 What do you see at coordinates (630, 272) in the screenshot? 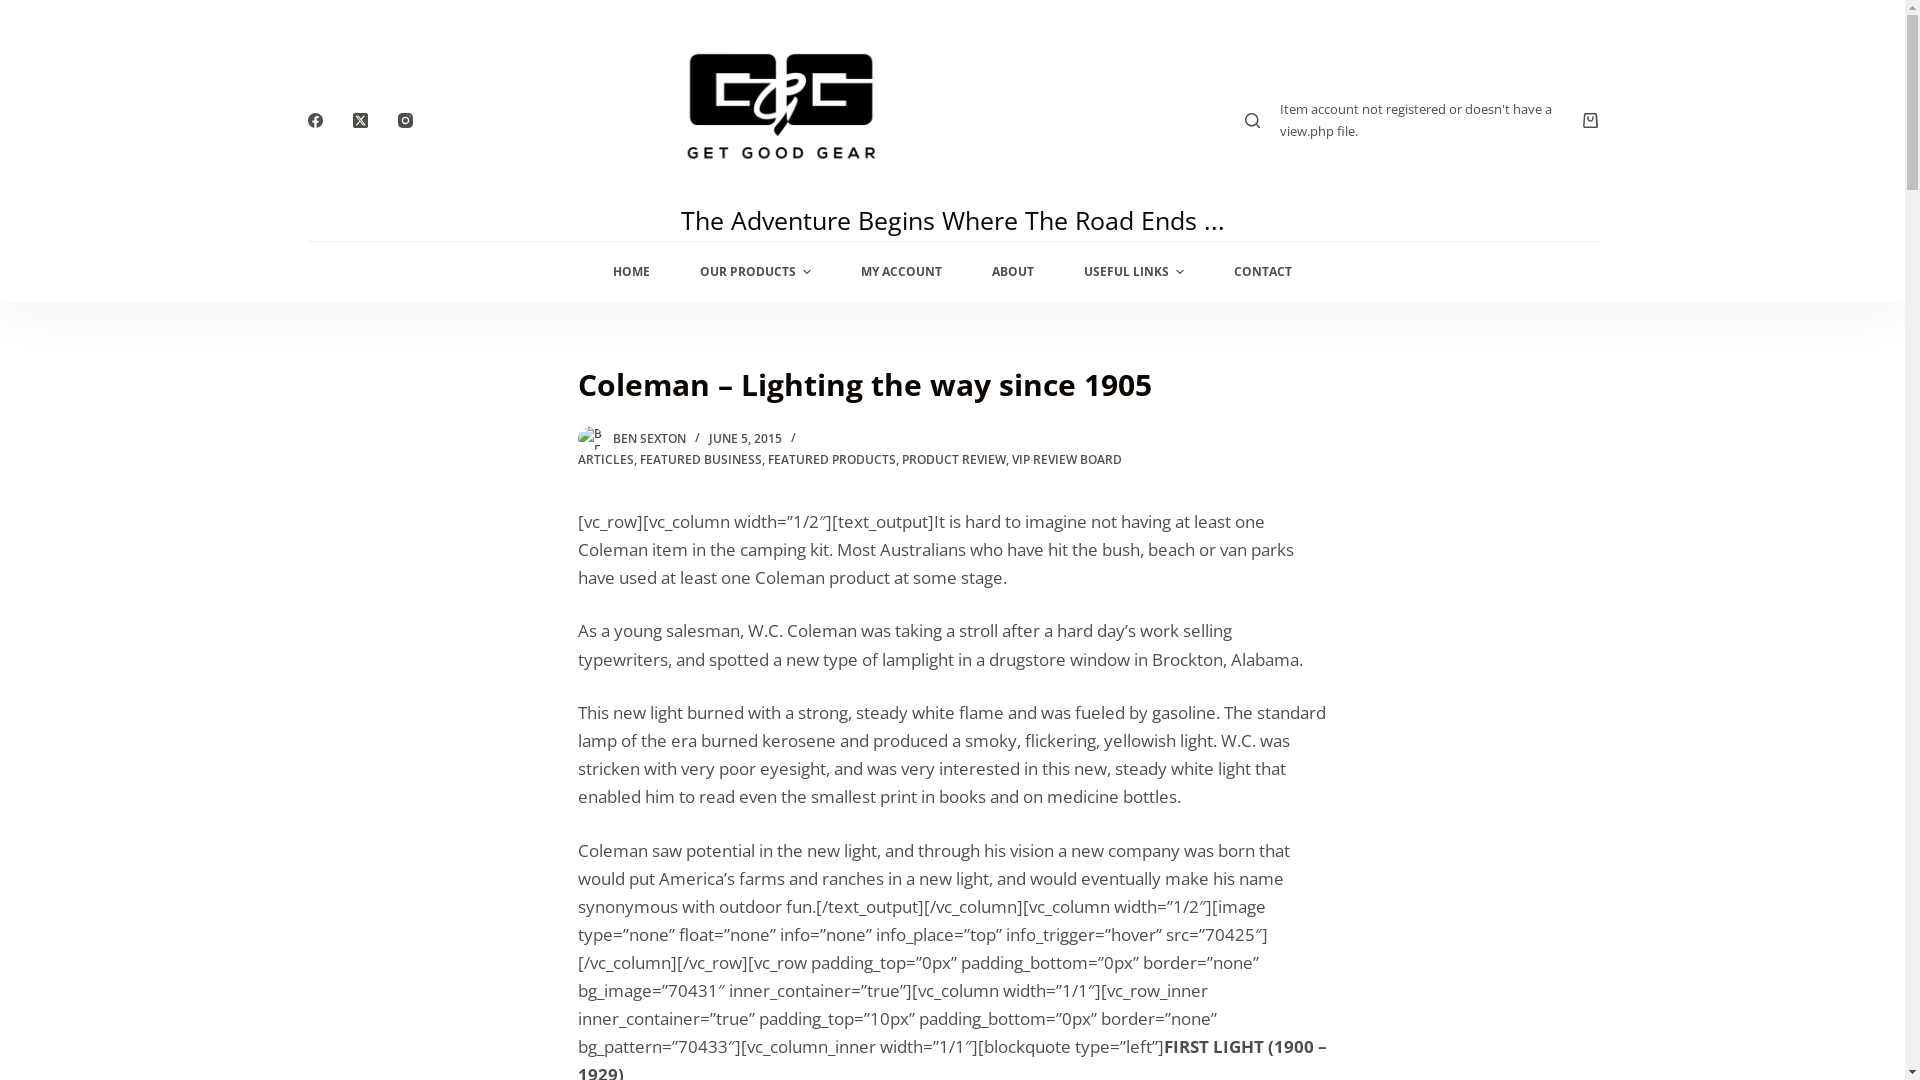
I see `'HOME'` at bounding box center [630, 272].